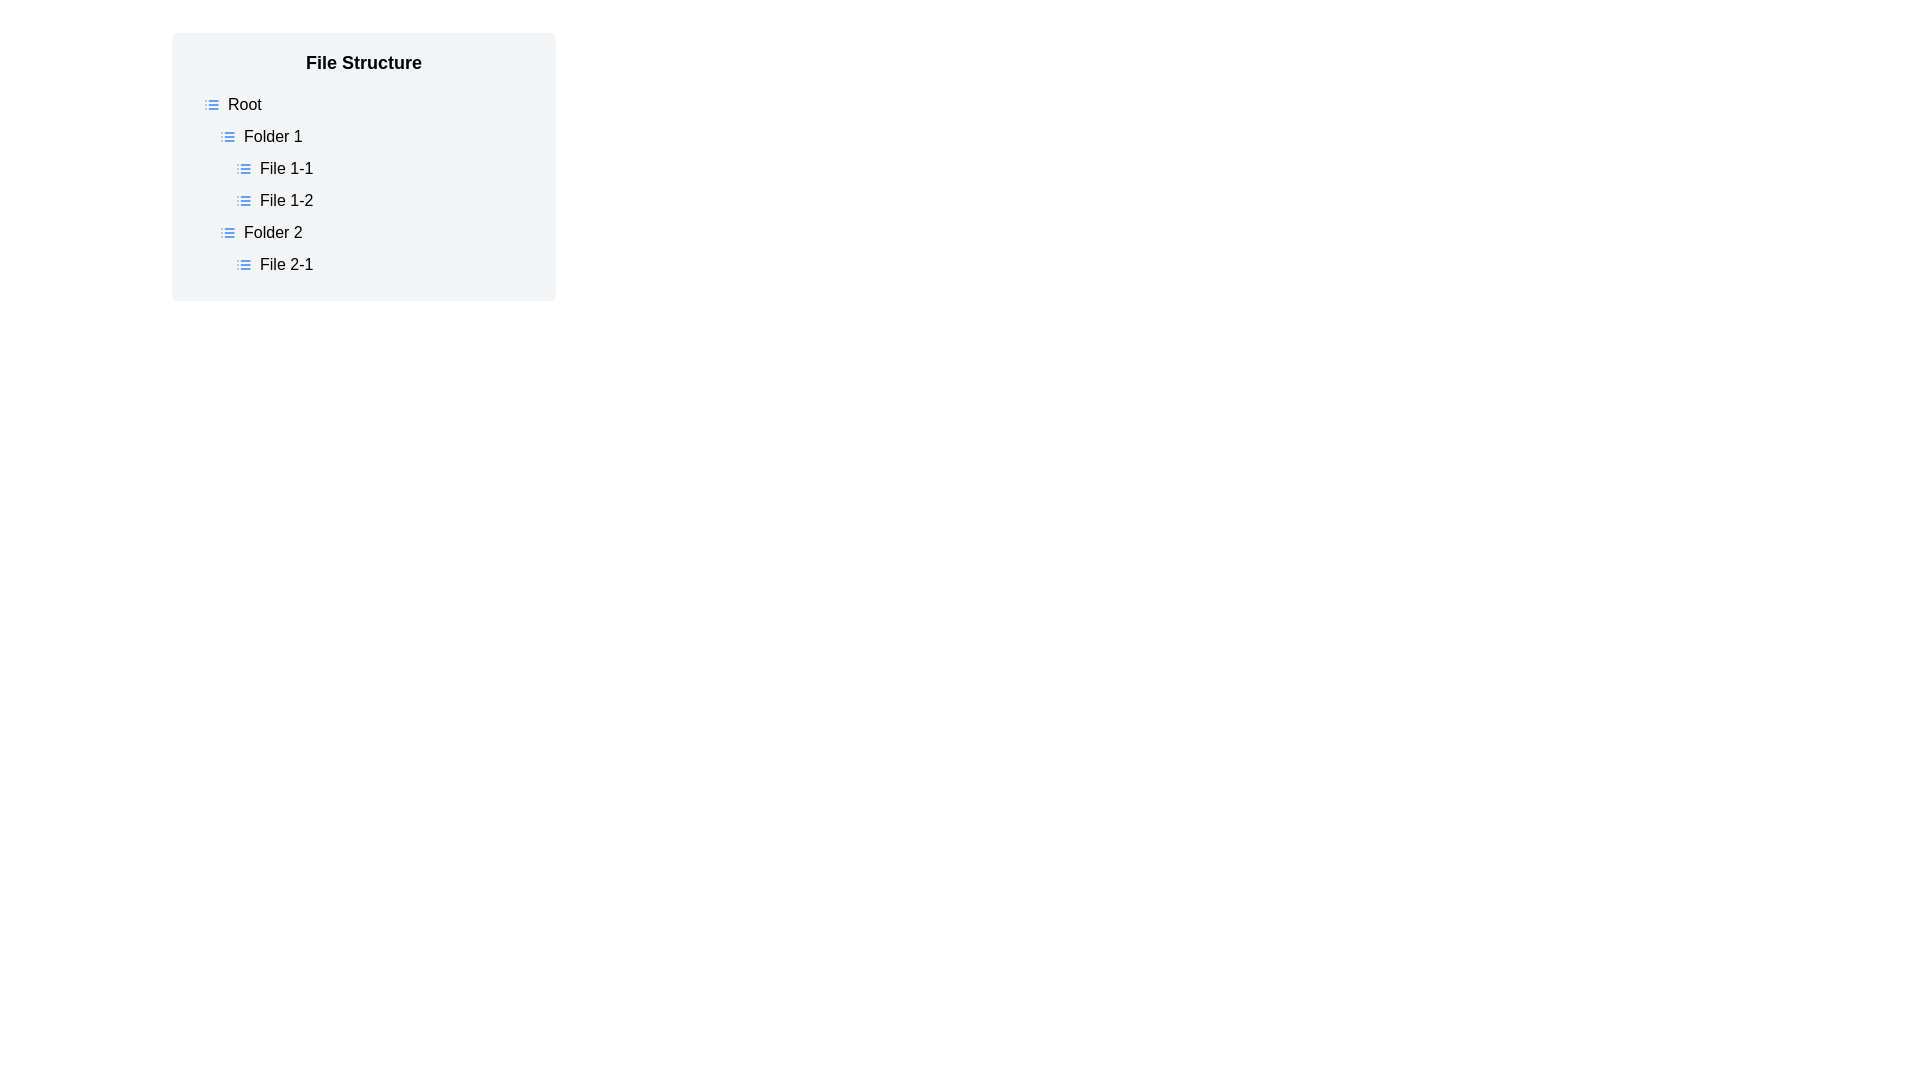 Image resolution: width=1920 pixels, height=1080 pixels. What do you see at coordinates (364, 61) in the screenshot?
I see `header text 'File Structure' which is styled in bold and positioned at the top center of the light gray background panel` at bounding box center [364, 61].